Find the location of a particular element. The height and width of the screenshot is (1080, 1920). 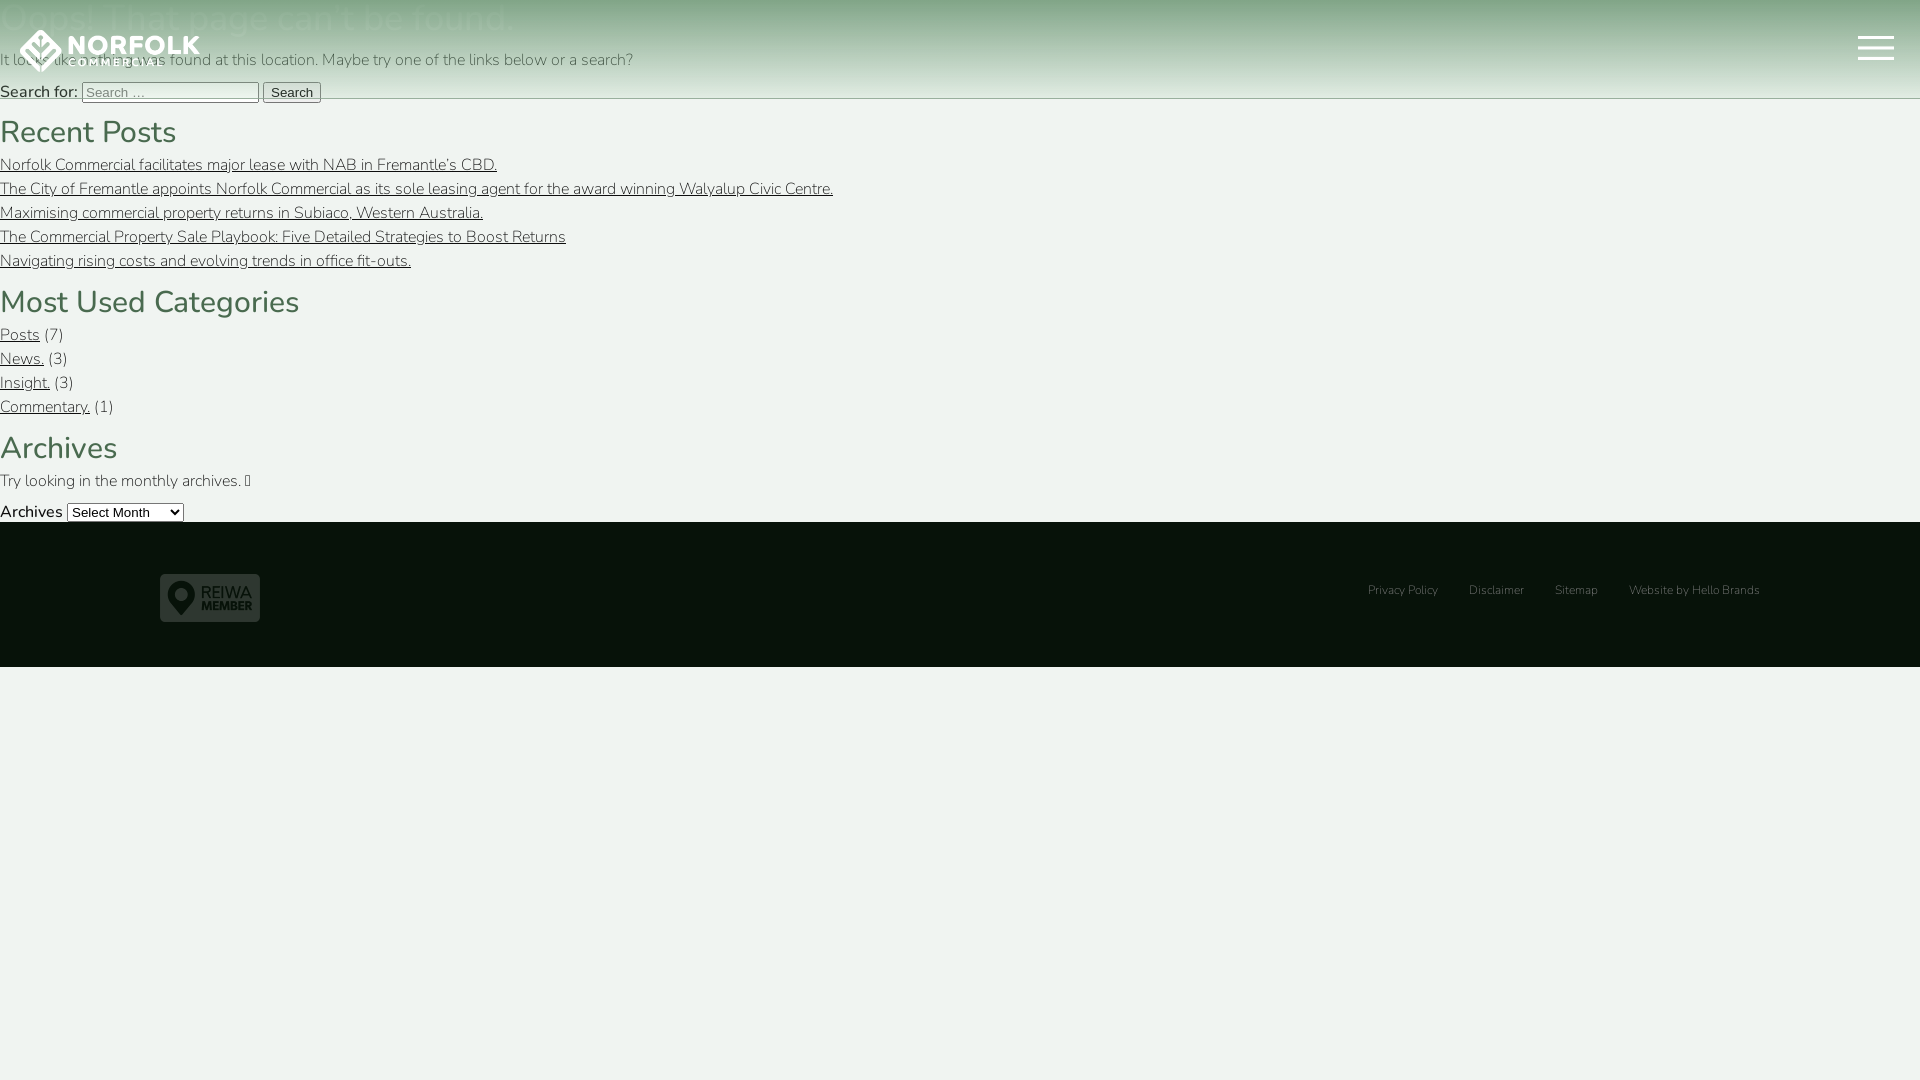

'Website by Hello Brands' is located at coordinates (1693, 589).